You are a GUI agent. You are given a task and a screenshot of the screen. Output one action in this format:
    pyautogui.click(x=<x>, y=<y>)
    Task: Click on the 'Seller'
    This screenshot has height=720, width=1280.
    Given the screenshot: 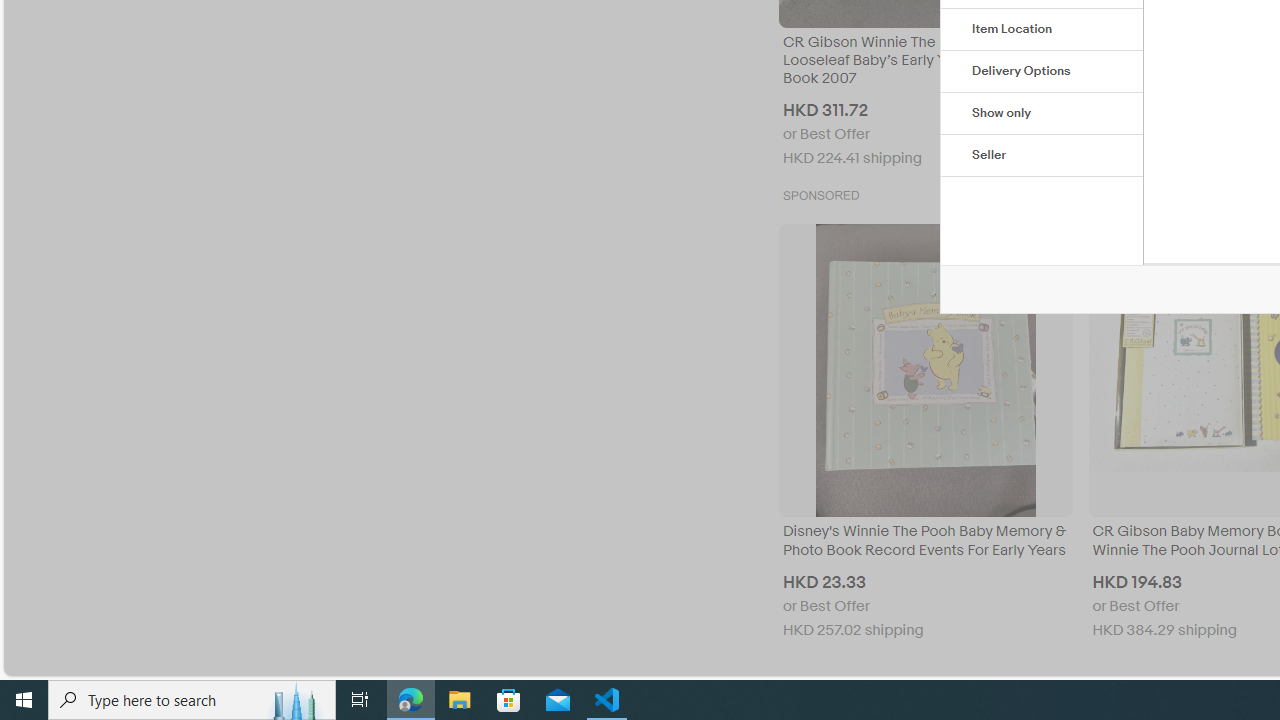 What is the action you would take?
    pyautogui.click(x=1041, y=155)
    